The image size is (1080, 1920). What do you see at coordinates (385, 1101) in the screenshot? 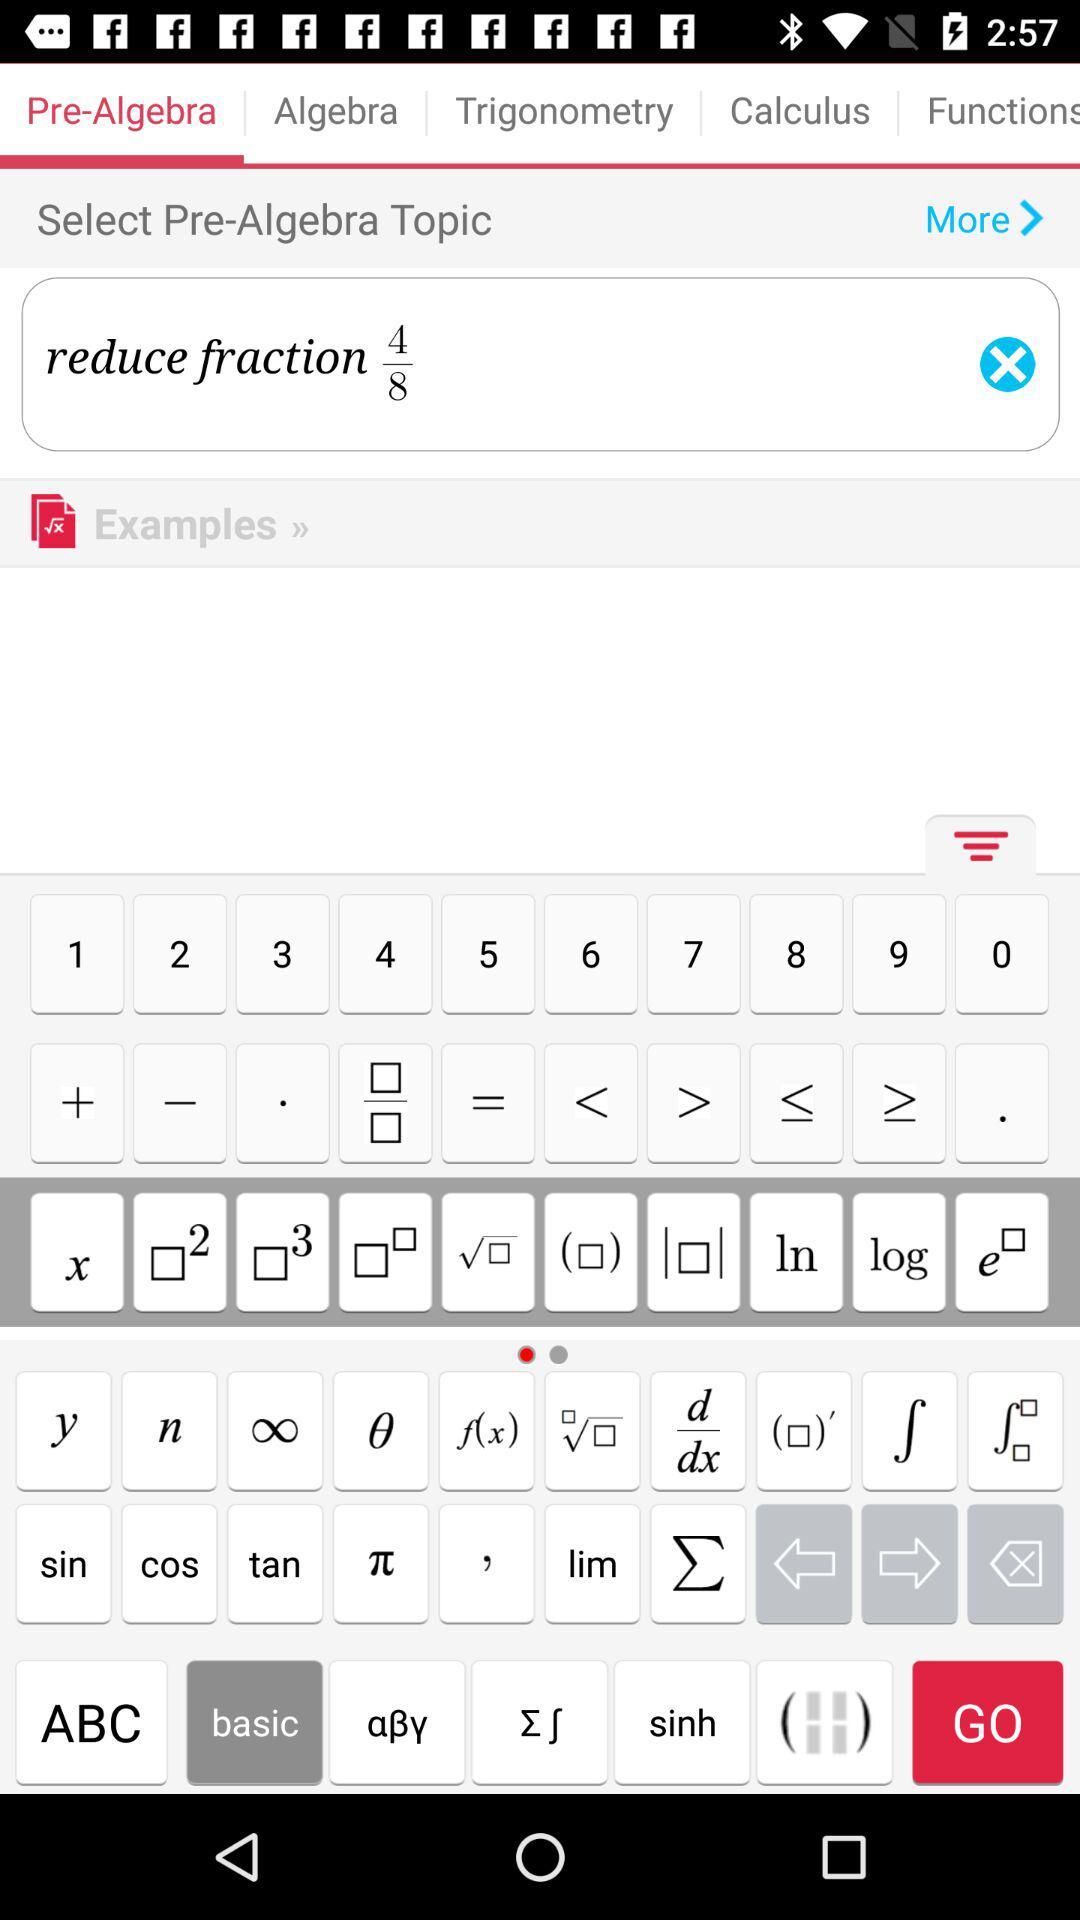
I see `the save icon` at bounding box center [385, 1101].